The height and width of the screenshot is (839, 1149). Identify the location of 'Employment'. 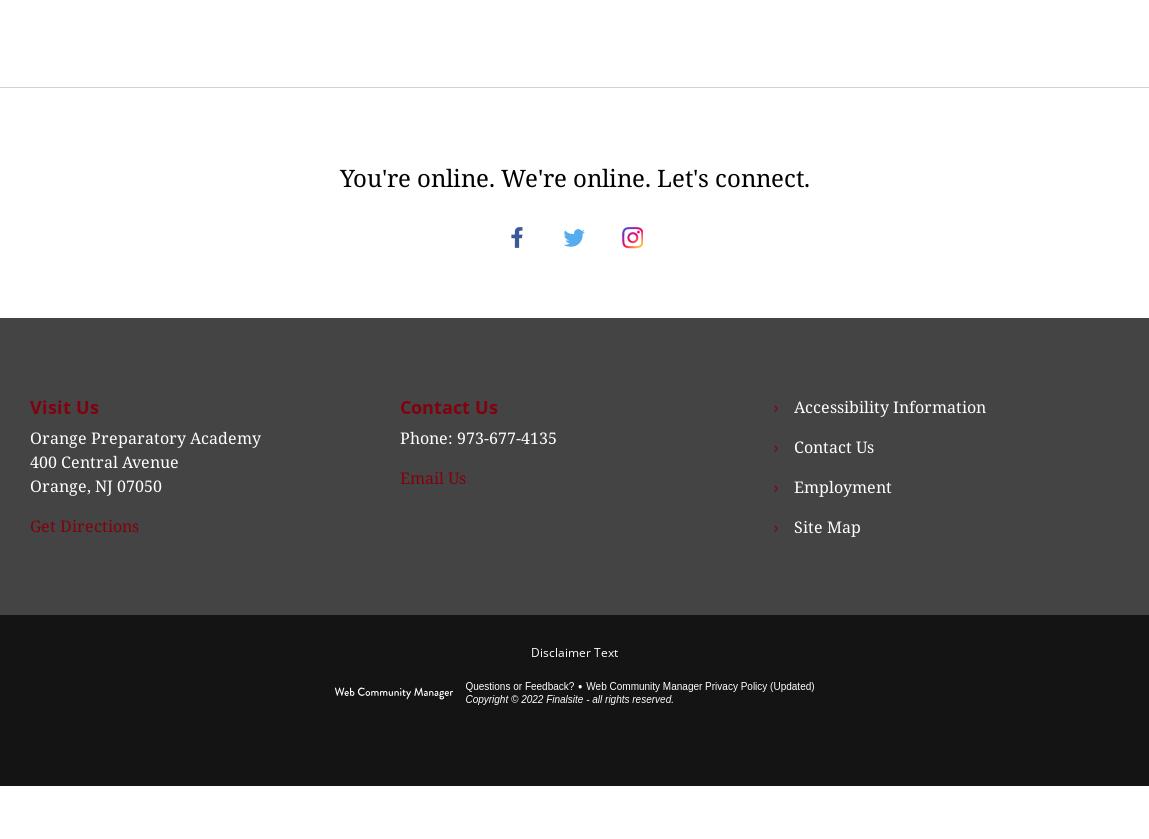
(841, 509).